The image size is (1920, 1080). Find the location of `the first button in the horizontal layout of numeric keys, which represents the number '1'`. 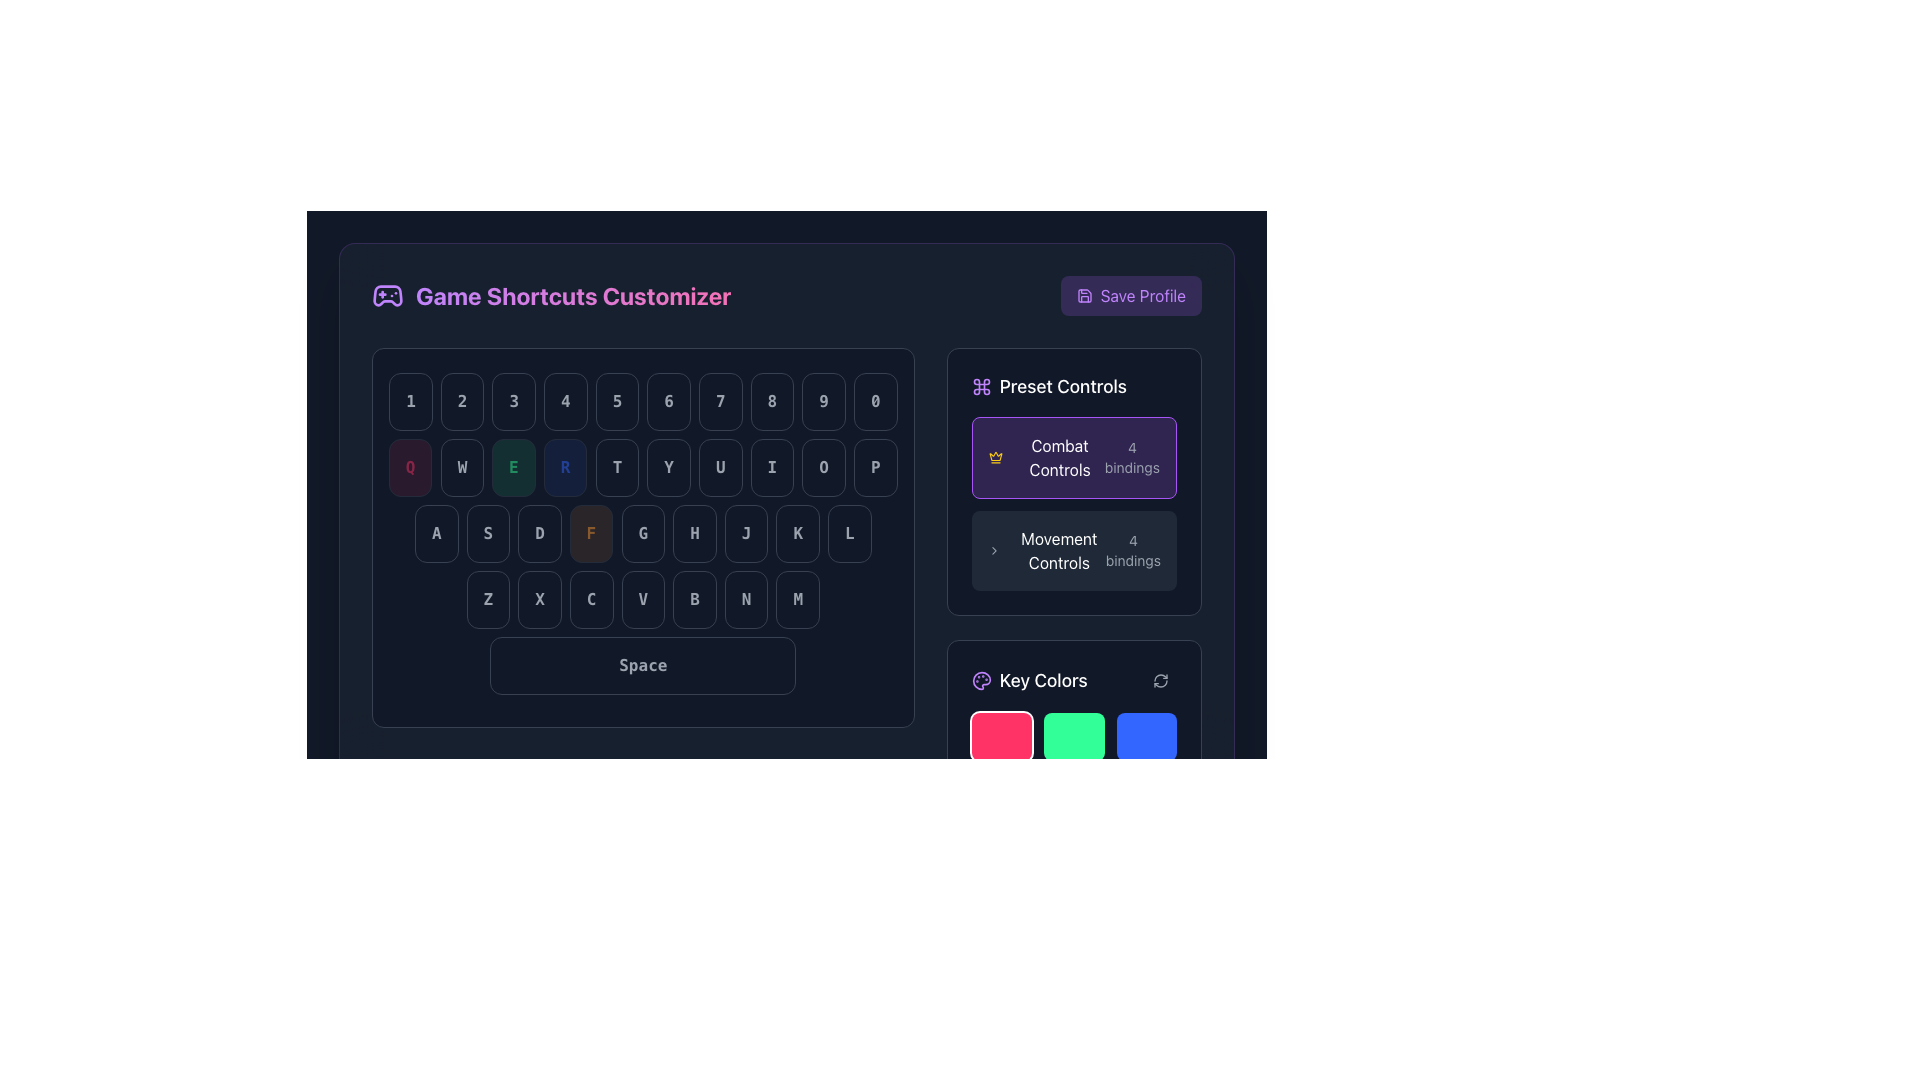

the first button in the horizontal layout of numeric keys, which represents the number '1' is located at coordinates (409, 401).